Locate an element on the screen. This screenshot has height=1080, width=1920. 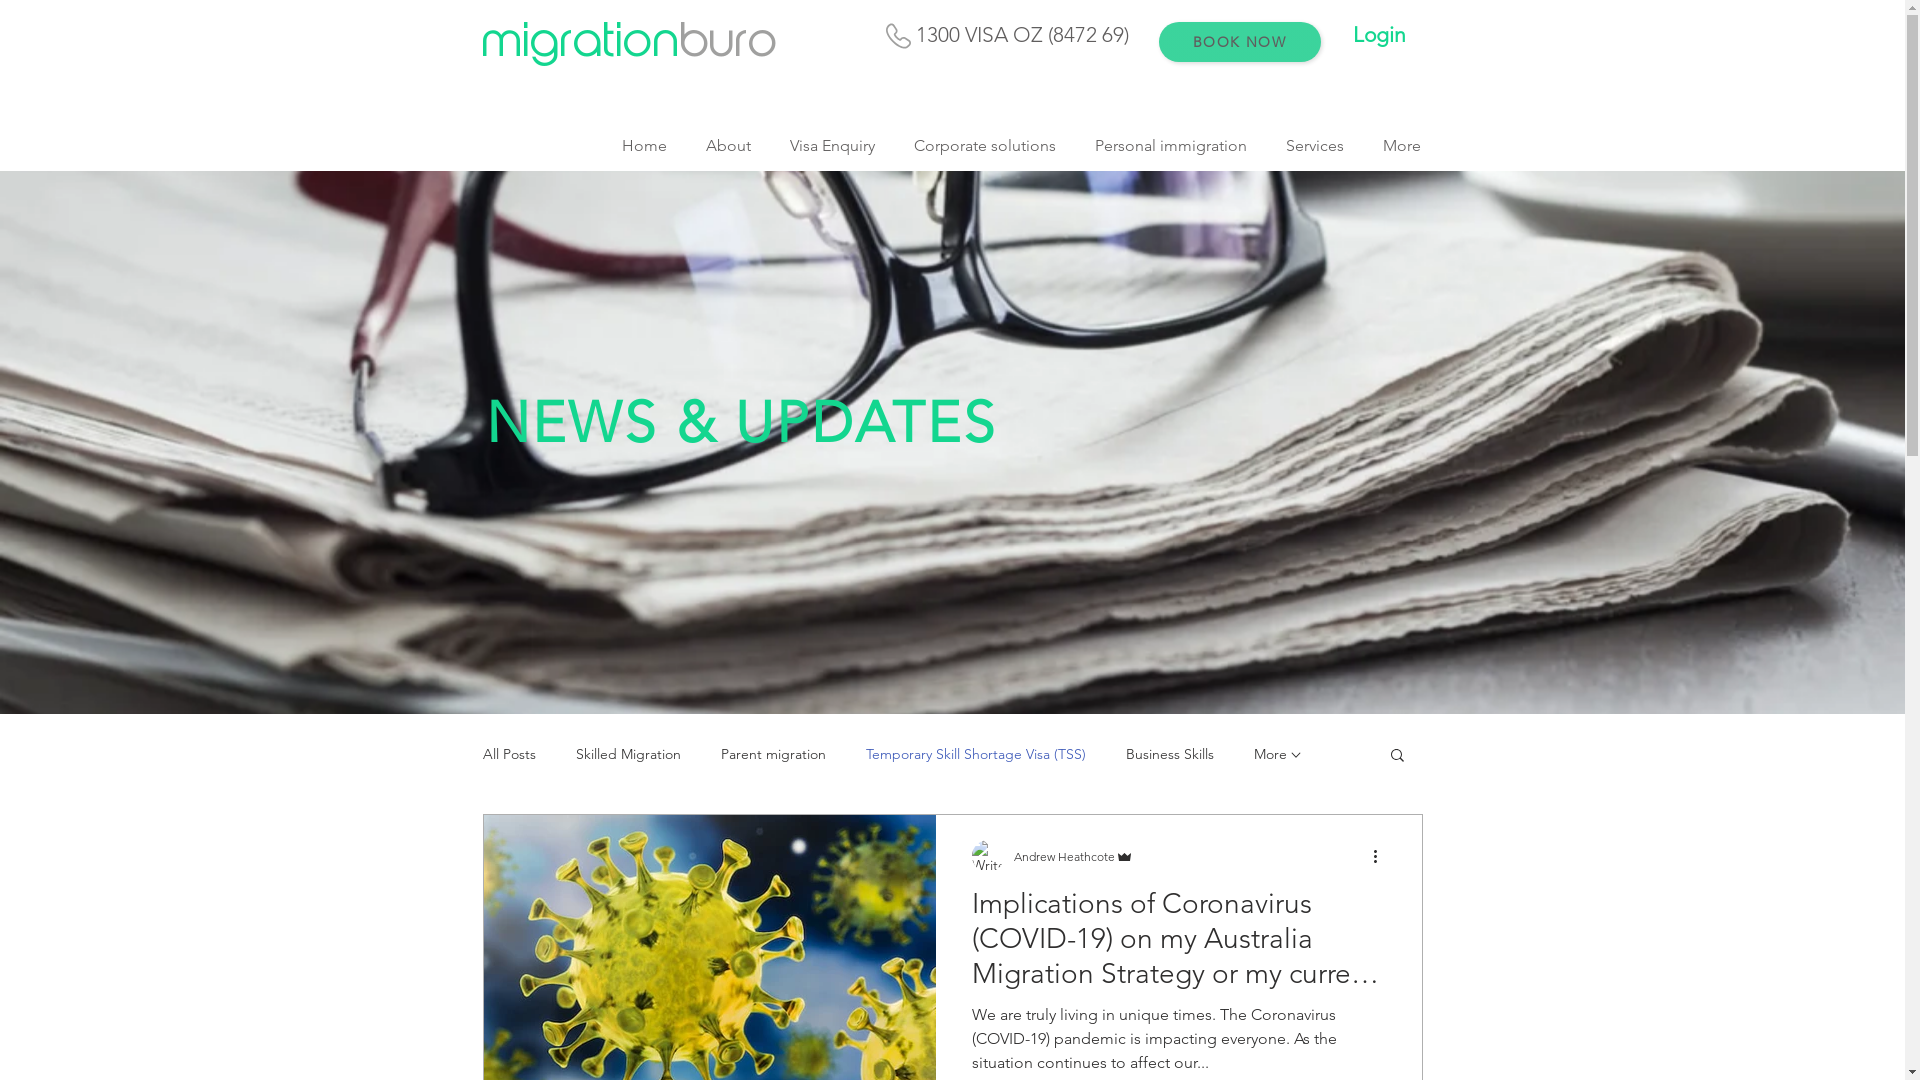
'Skilled Migration' is located at coordinates (627, 753).